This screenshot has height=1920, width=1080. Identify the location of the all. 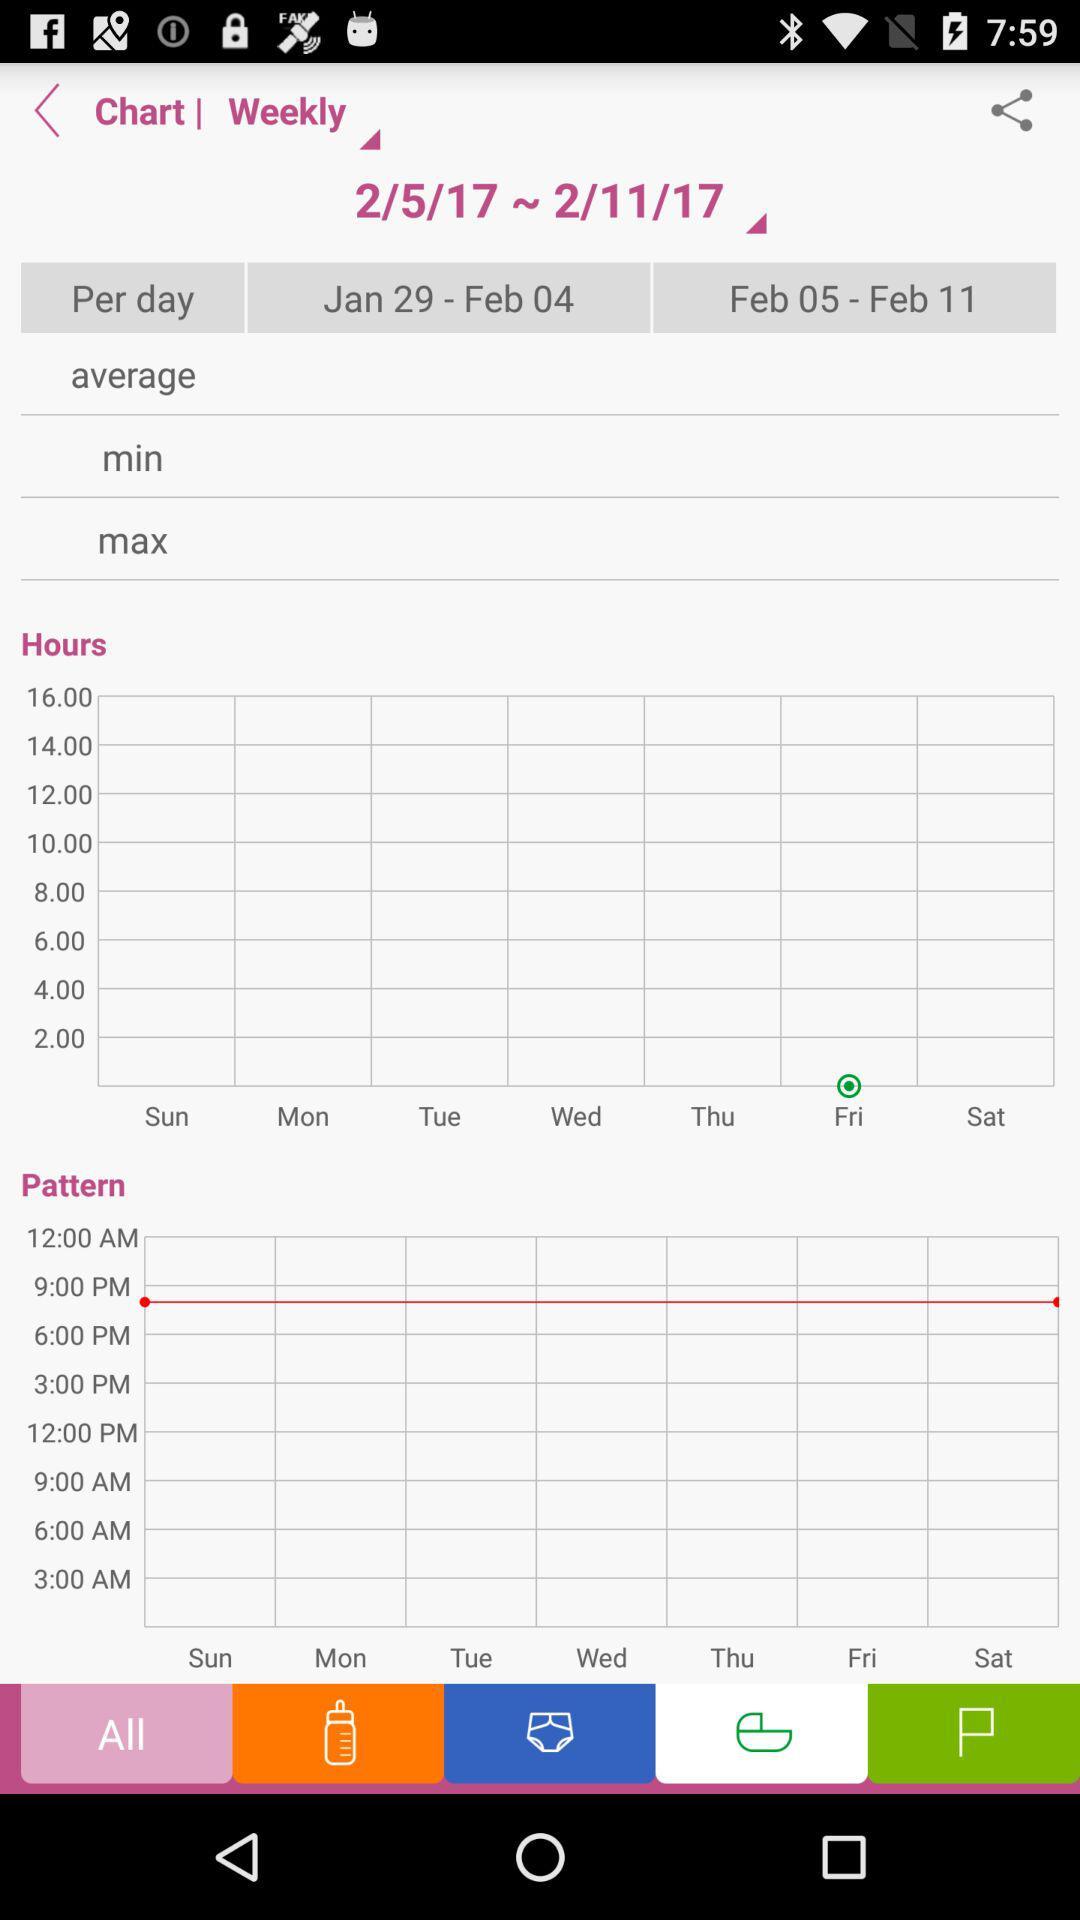
(126, 1737).